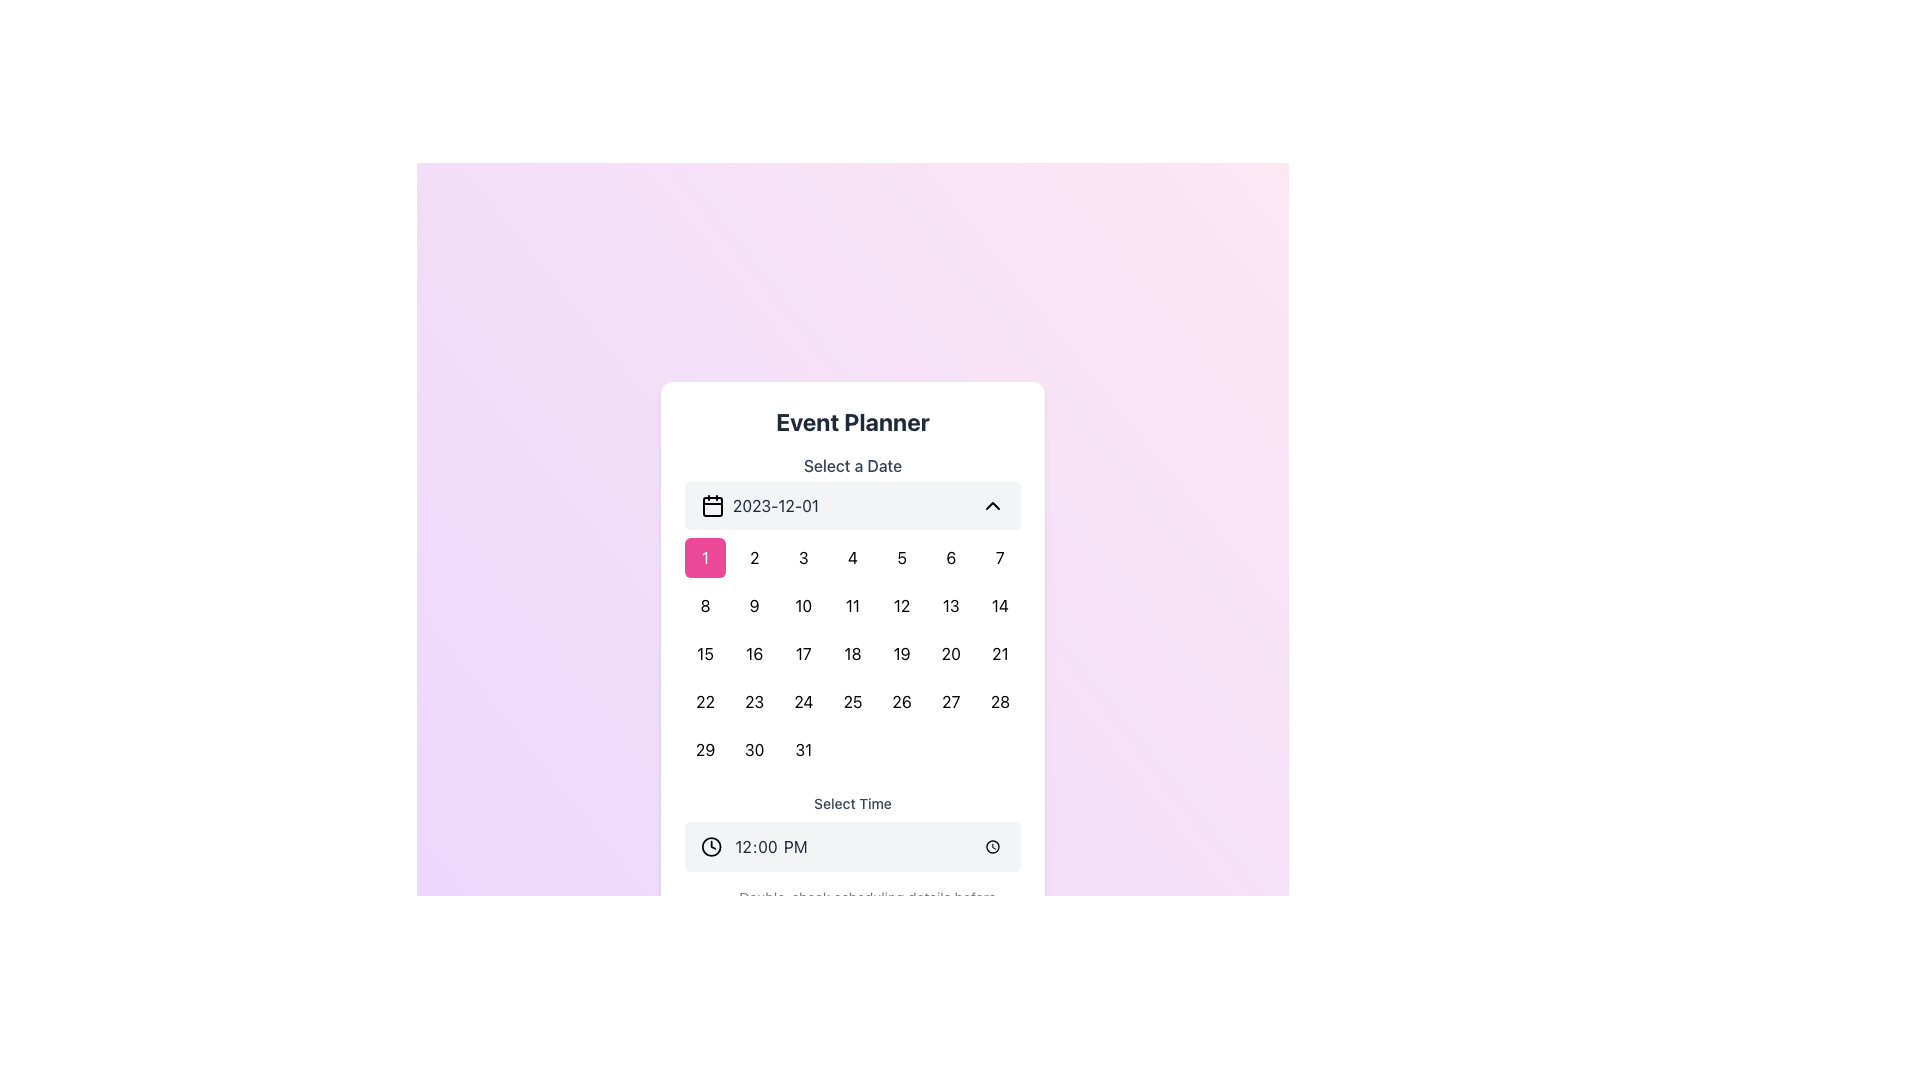 This screenshot has width=1920, height=1080. Describe the element at coordinates (713, 505) in the screenshot. I see `the background of the calendar icon, which is positioned to the left of the date input field in the 'Event Planner' section of the UI` at that location.